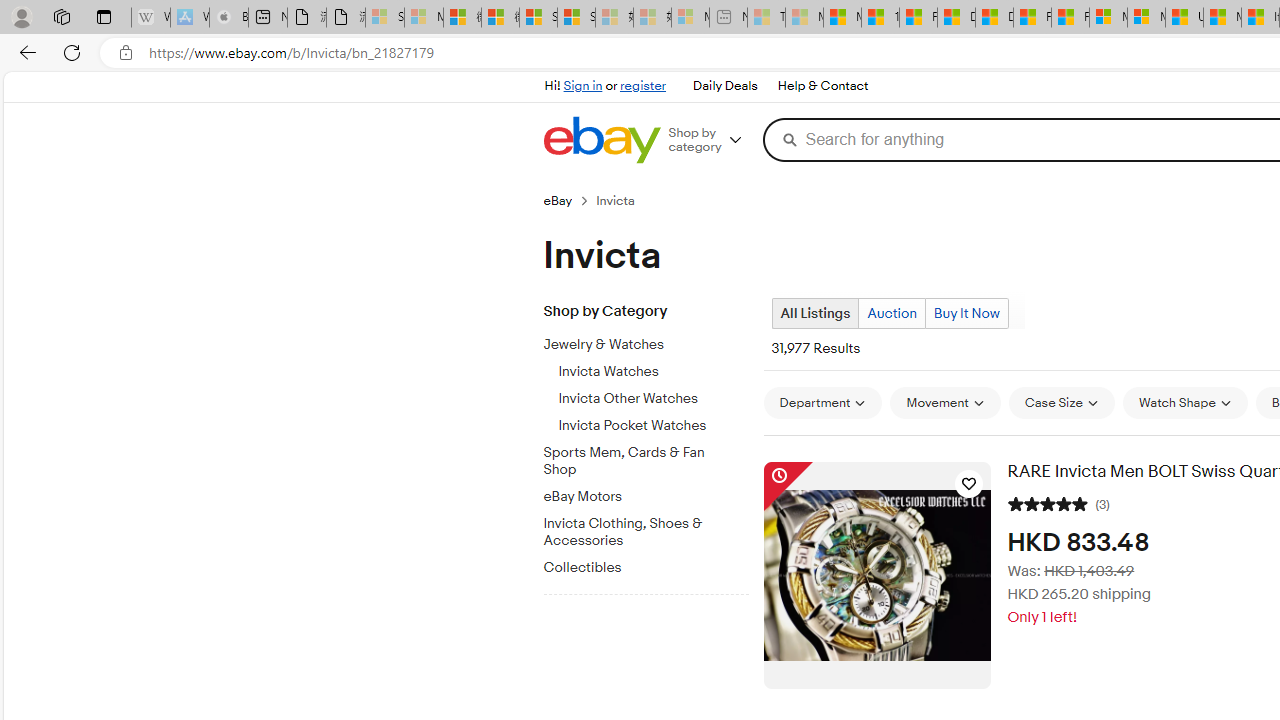  What do you see at coordinates (637, 344) in the screenshot?
I see `'Jewelry & Watches'` at bounding box center [637, 344].